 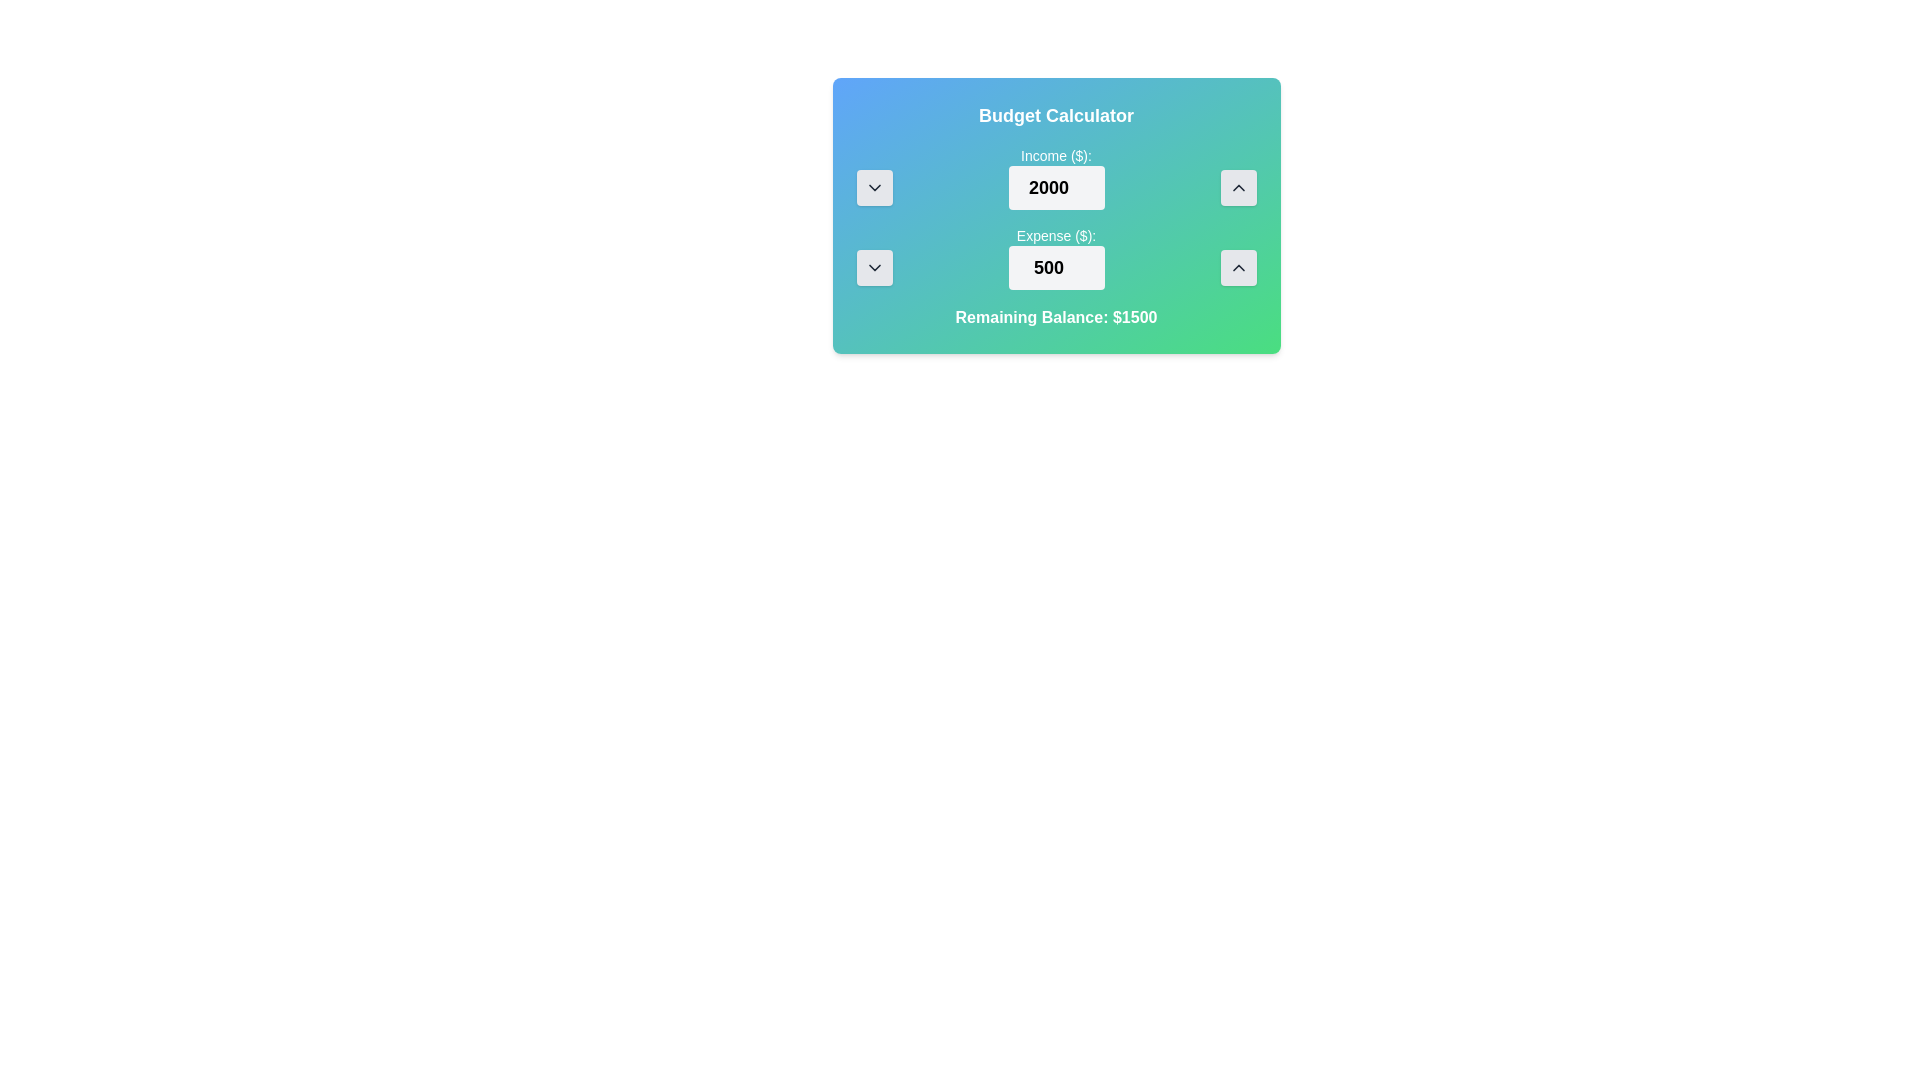 I want to click on the downward chevron icon inside the leftmost button labeled 'Budget Calculator', so click(x=874, y=188).